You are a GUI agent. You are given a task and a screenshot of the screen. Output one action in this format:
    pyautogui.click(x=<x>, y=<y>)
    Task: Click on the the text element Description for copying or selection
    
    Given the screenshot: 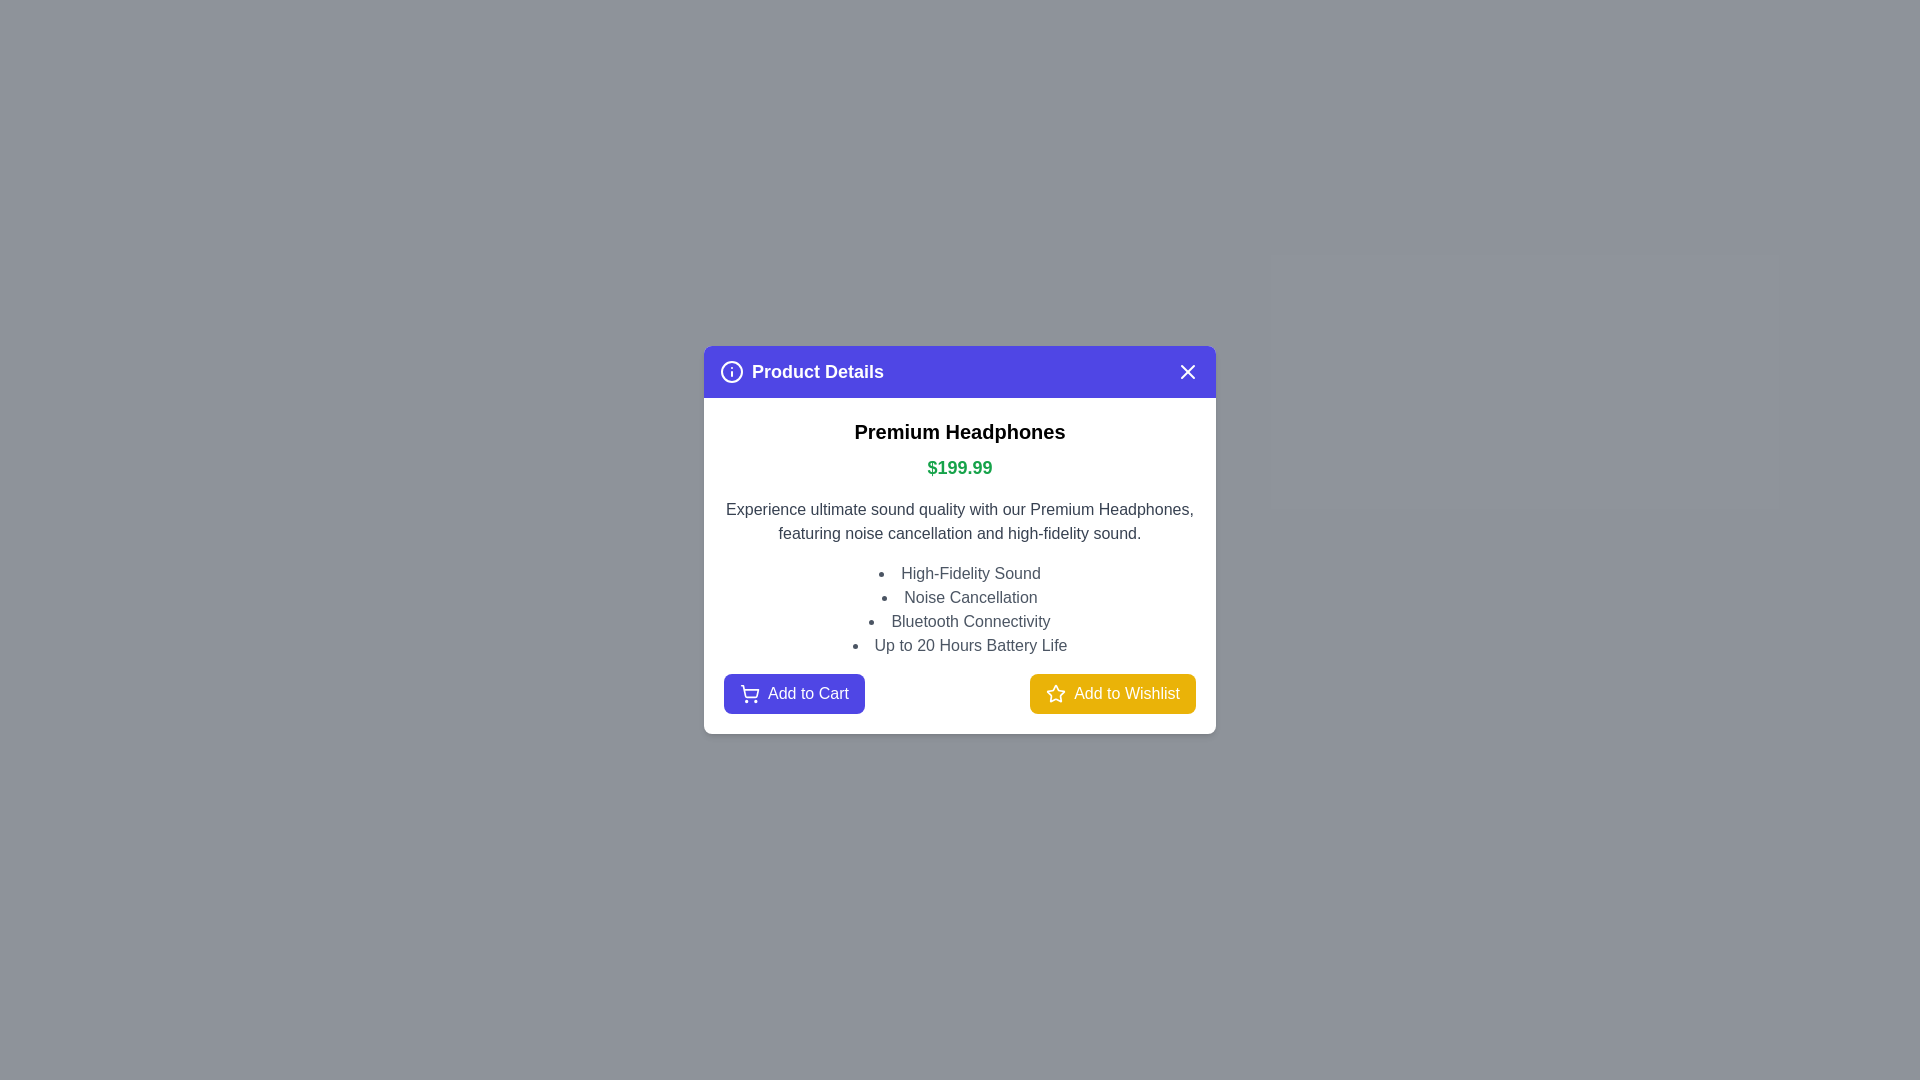 What is the action you would take?
    pyautogui.click(x=960, y=520)
    